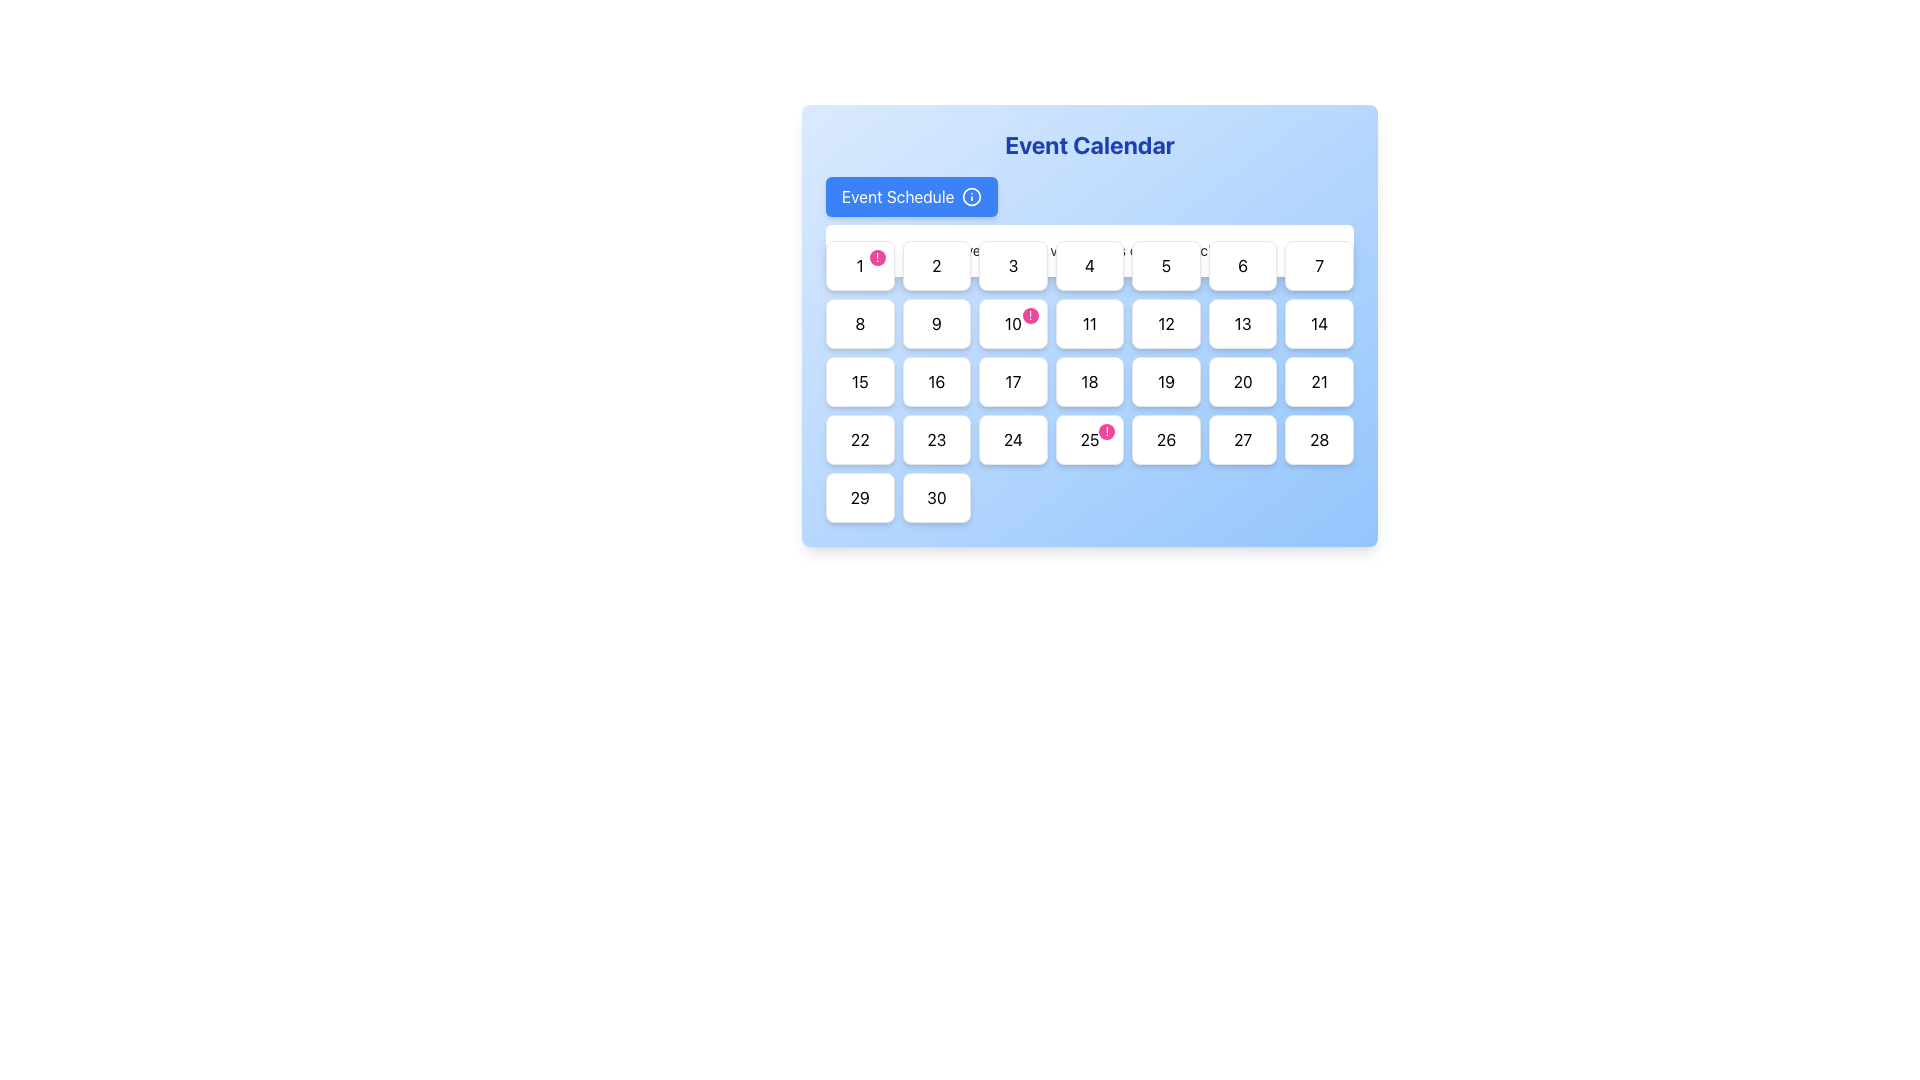 This screenshot has height=1080, width=1920. What do you see at coordinates (972, 196) in the screenshot?
I see `the SVG icon located to the right of the 'Event Schedule' button` at bounding box center [972, 196].